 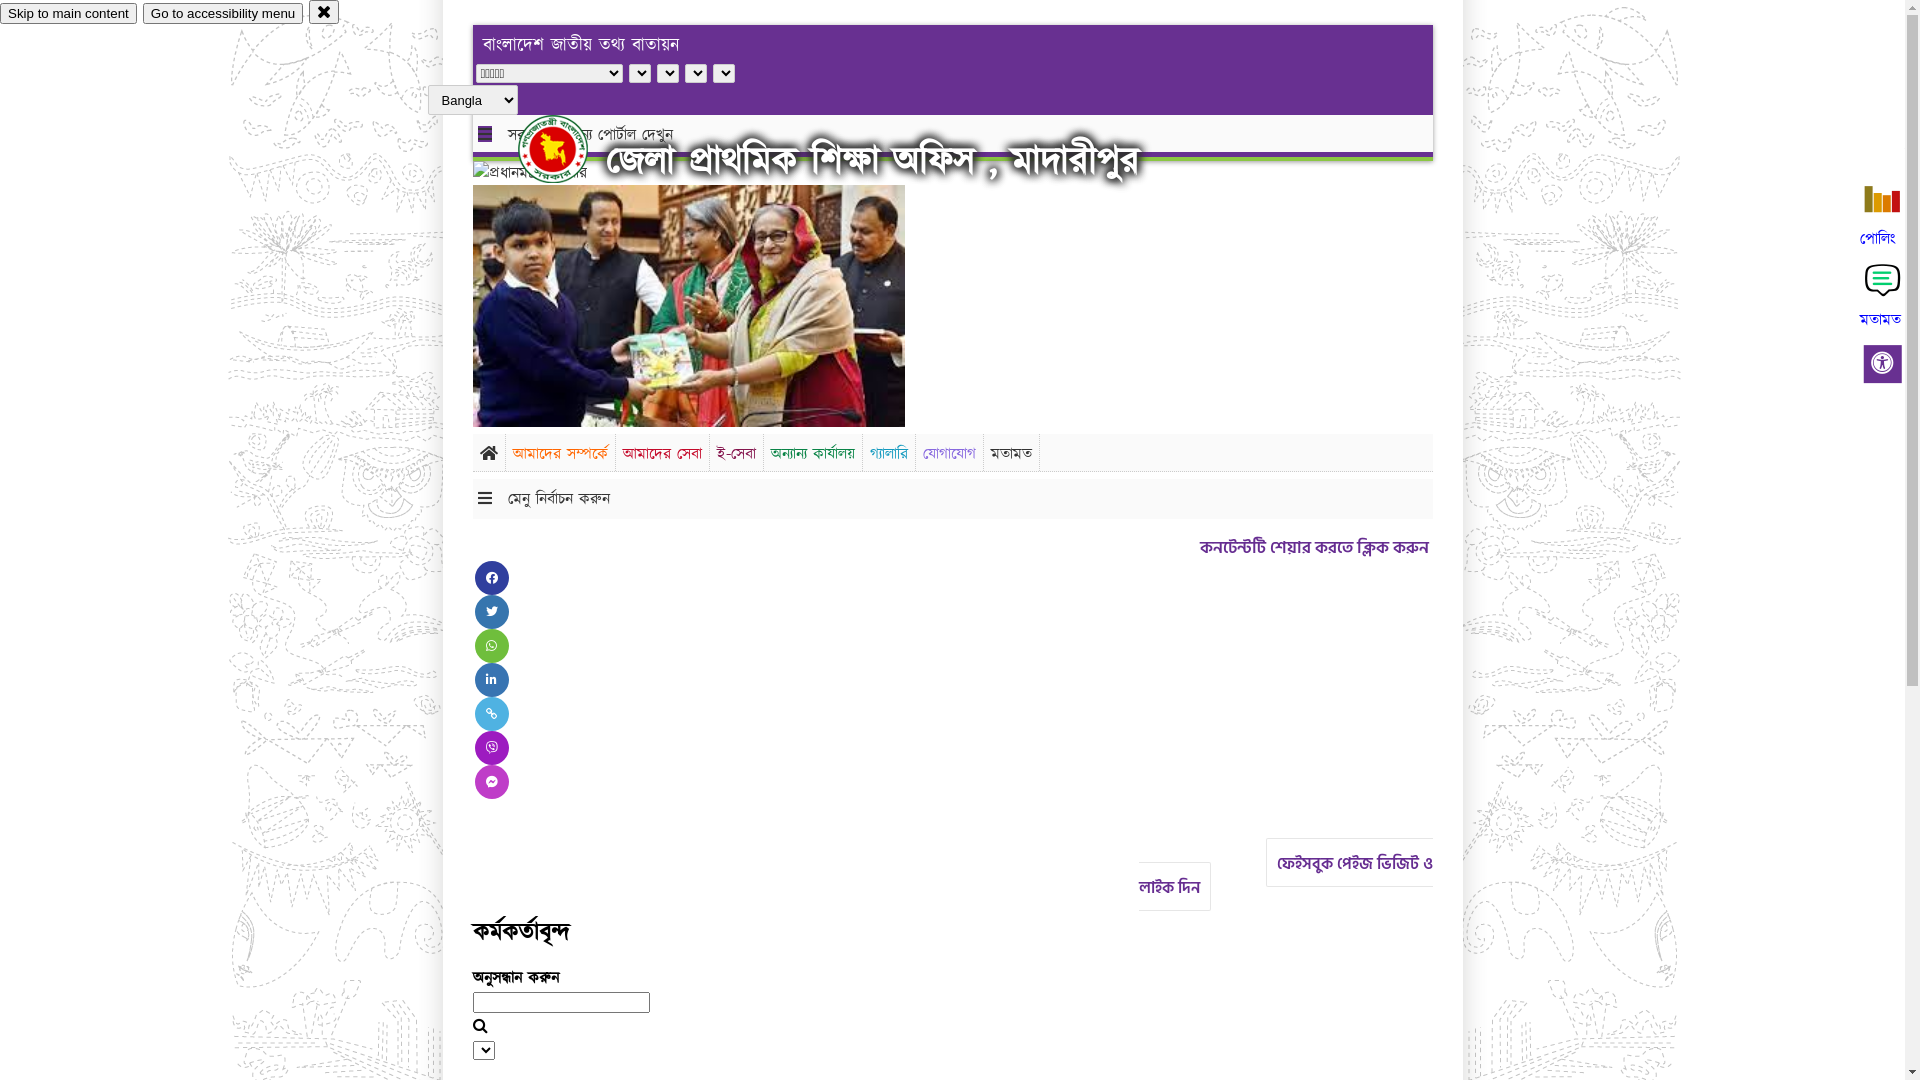 What do you see at coordinates (68, 13) in the screenshot?
I see `'Skip to main content'` at bounding box center [68, 13].